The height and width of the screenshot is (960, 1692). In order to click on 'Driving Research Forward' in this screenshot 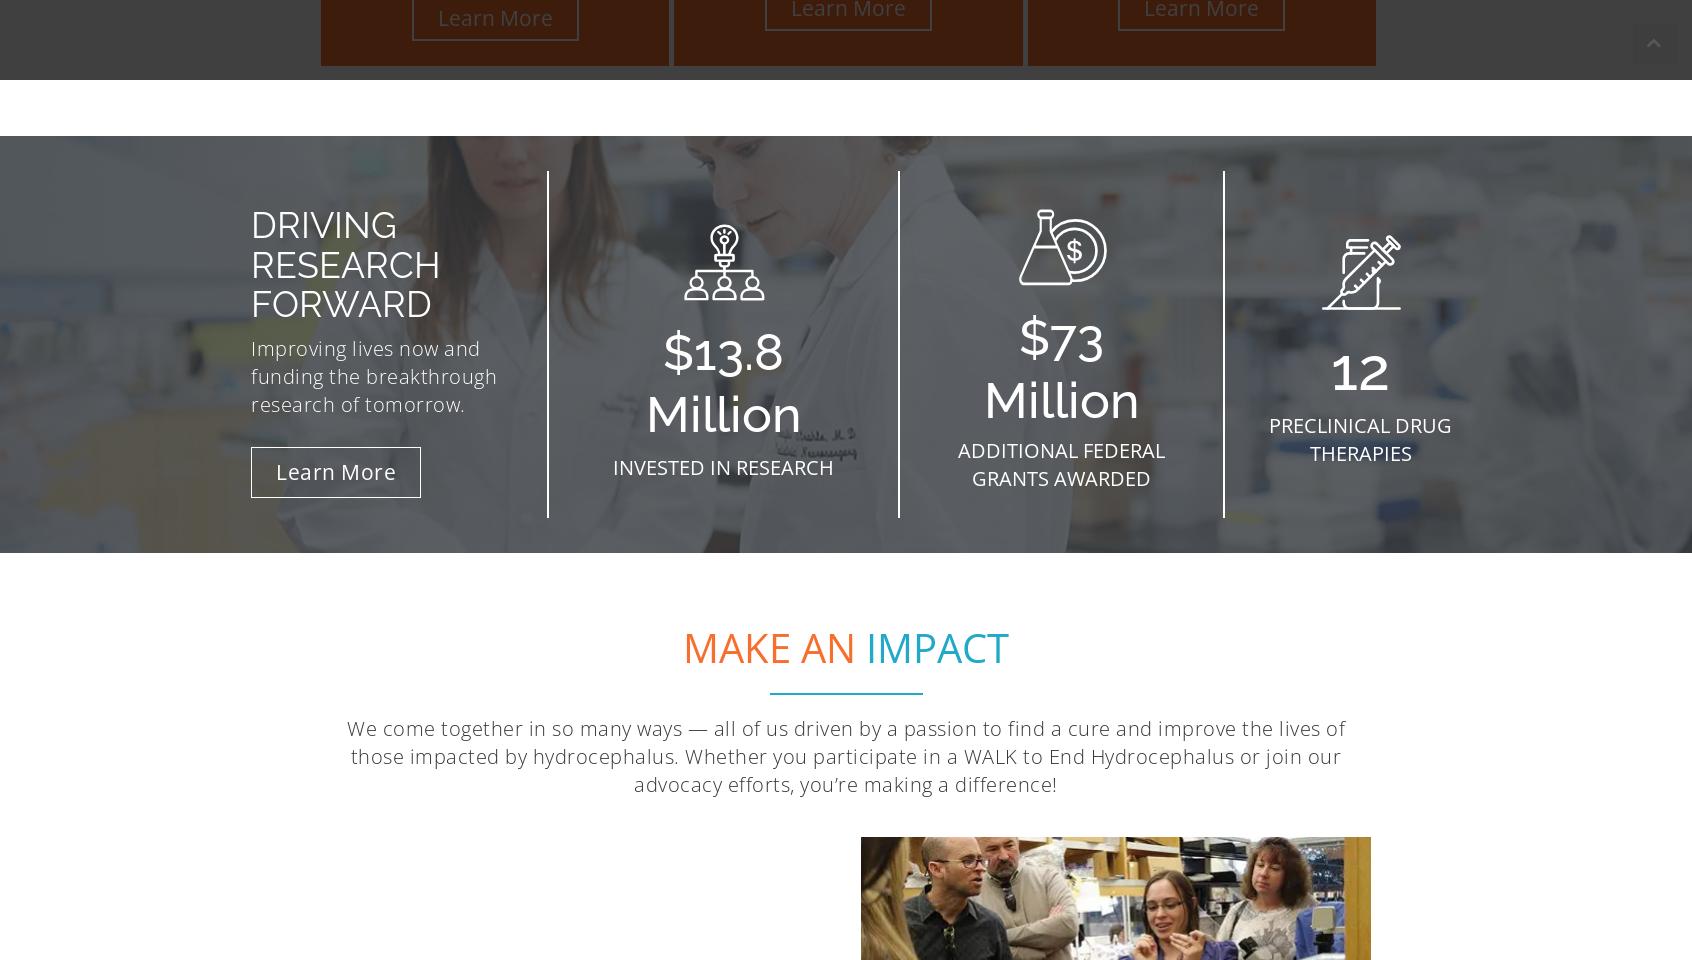, I will do `click(345, 263)`.